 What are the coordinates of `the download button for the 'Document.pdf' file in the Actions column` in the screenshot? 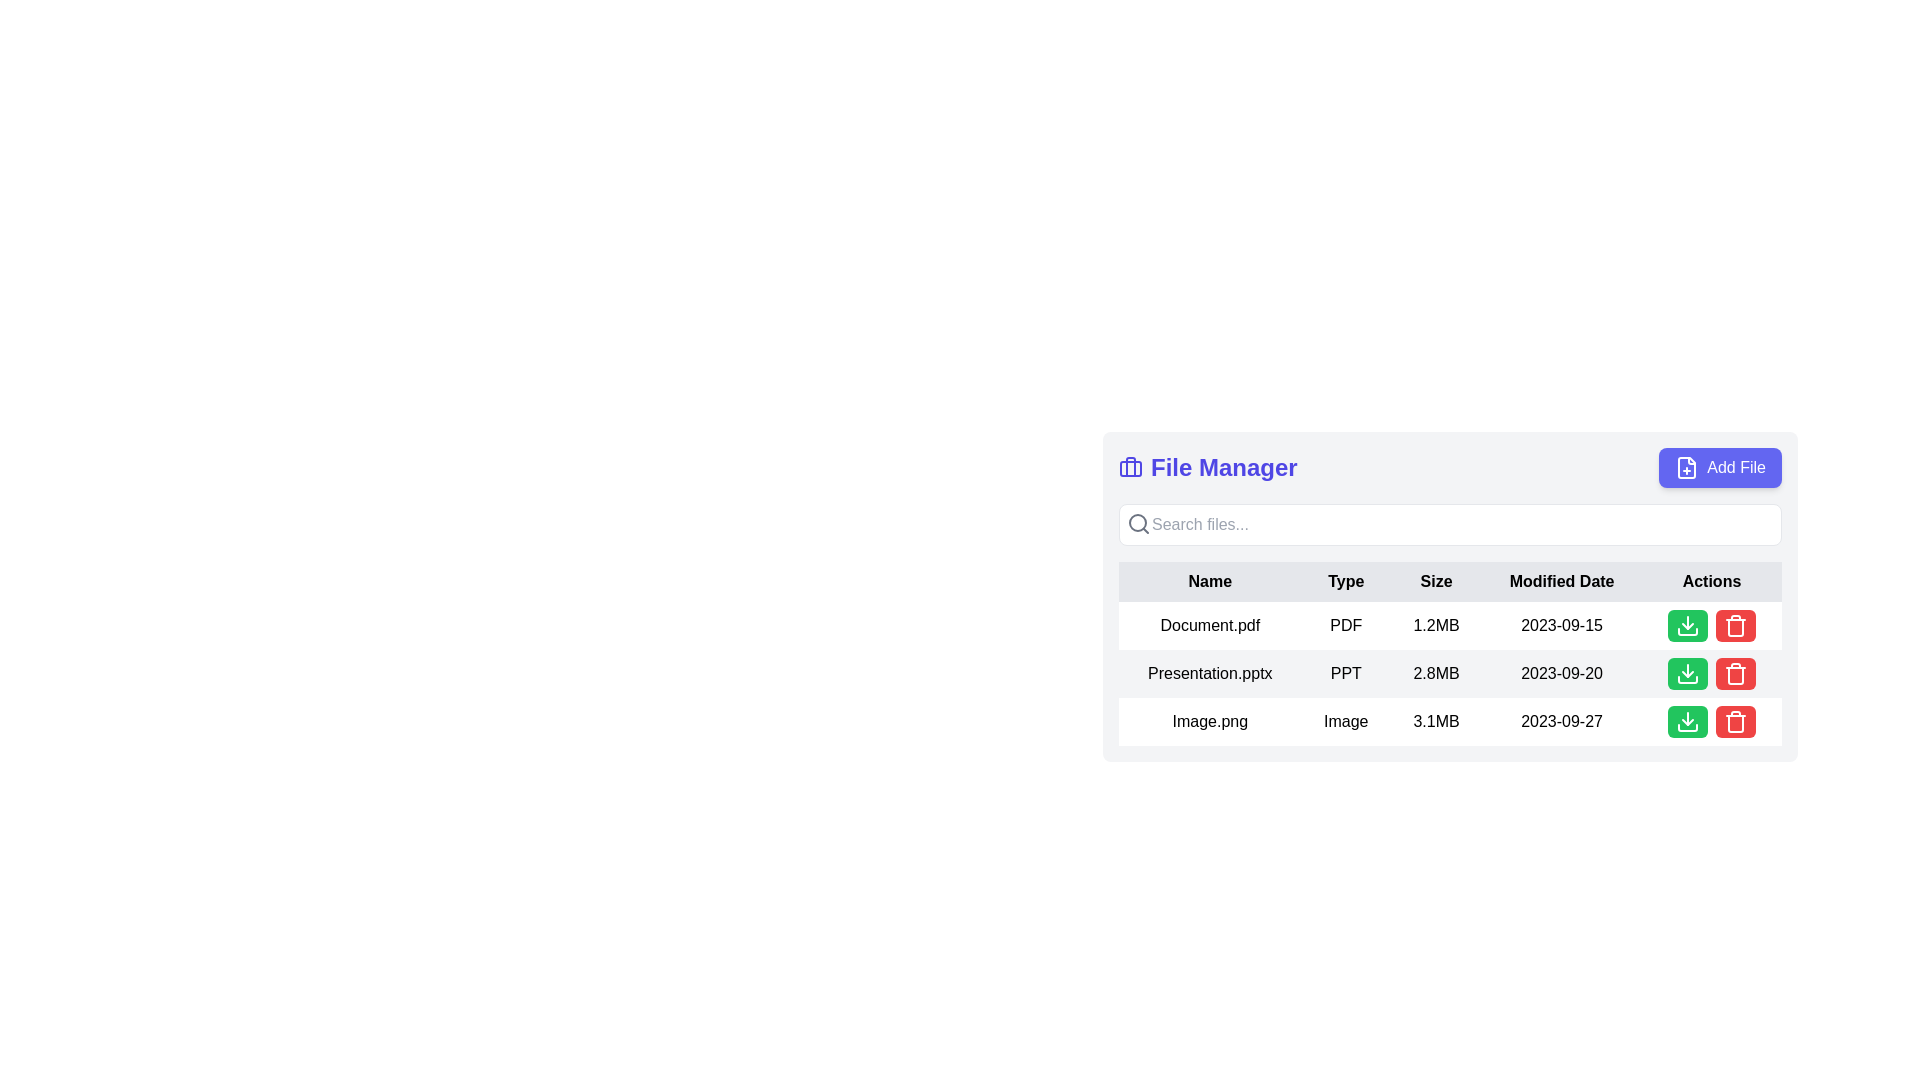 It's located at (1711, 624).